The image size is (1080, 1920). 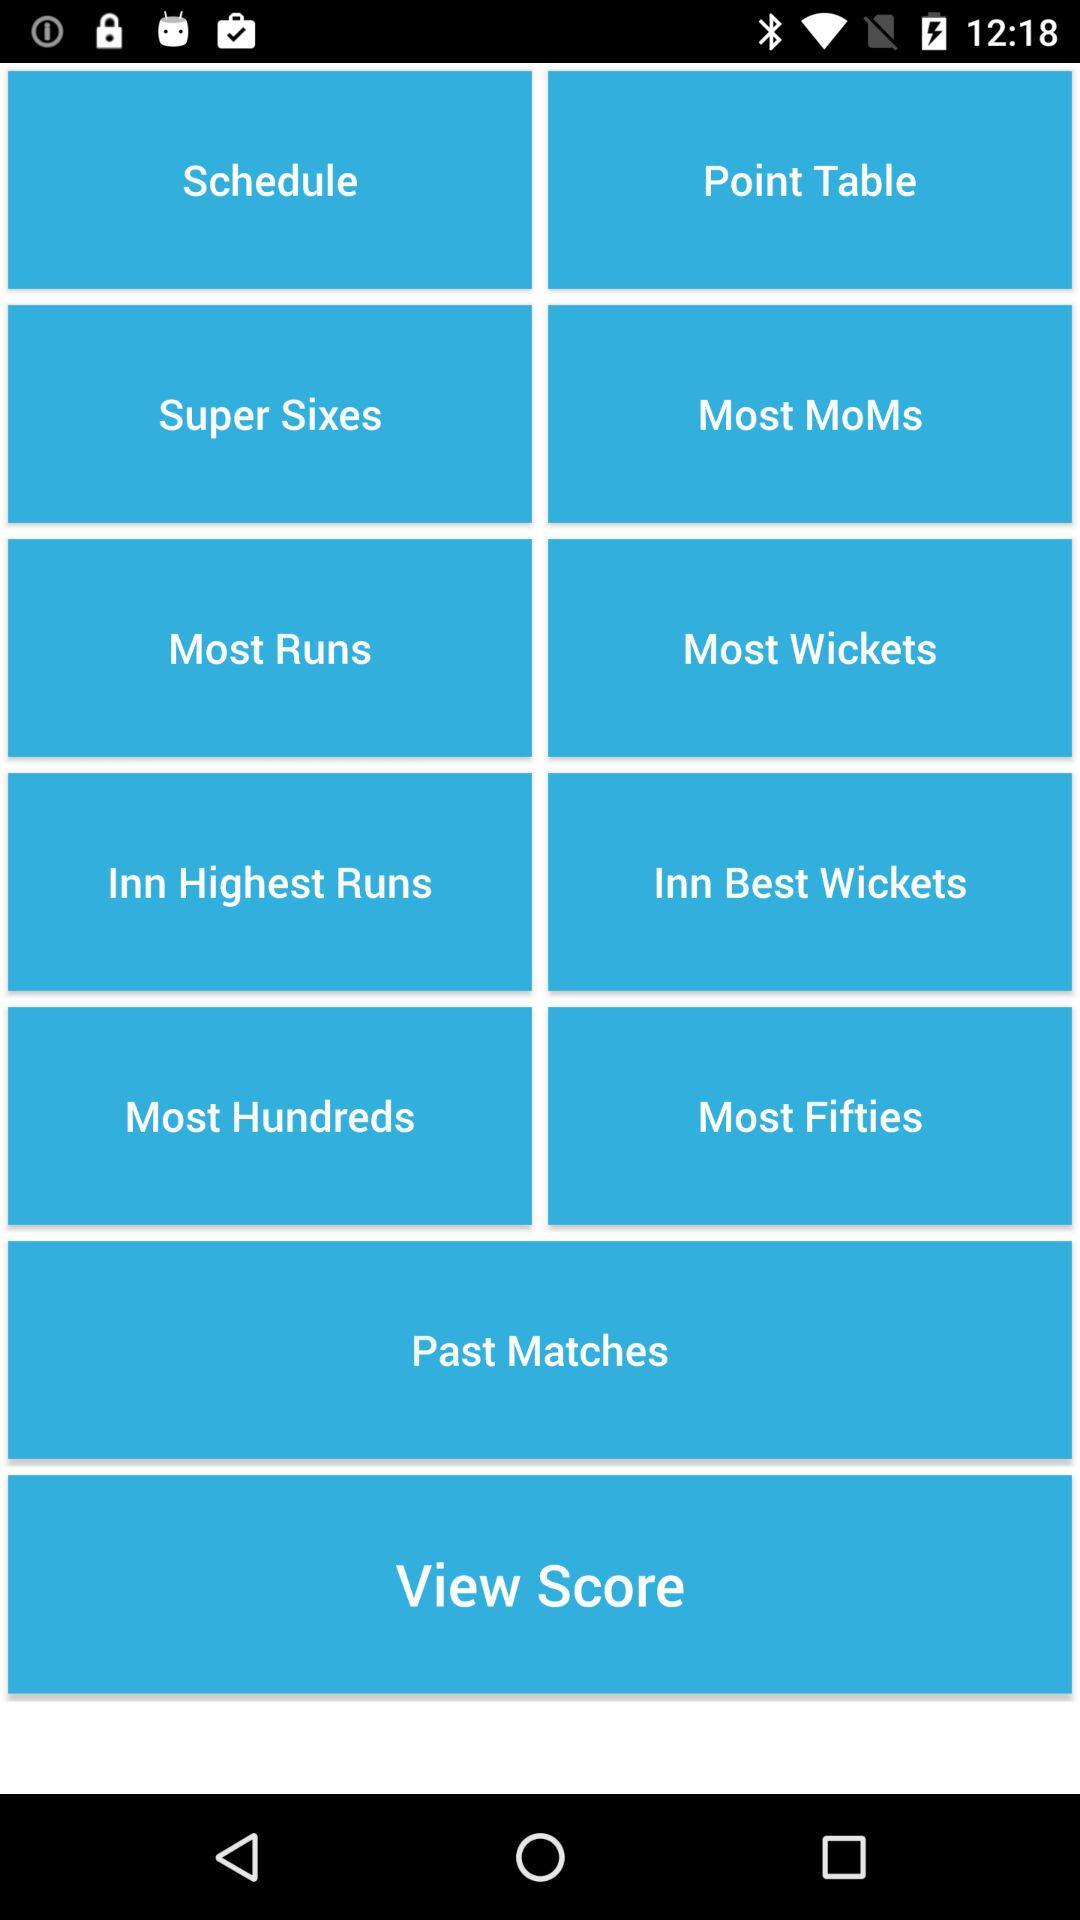 What do you see at coordinates (270, 881) in the screenshot?
I see `inn highest runs` at bounding box center [270, 881].